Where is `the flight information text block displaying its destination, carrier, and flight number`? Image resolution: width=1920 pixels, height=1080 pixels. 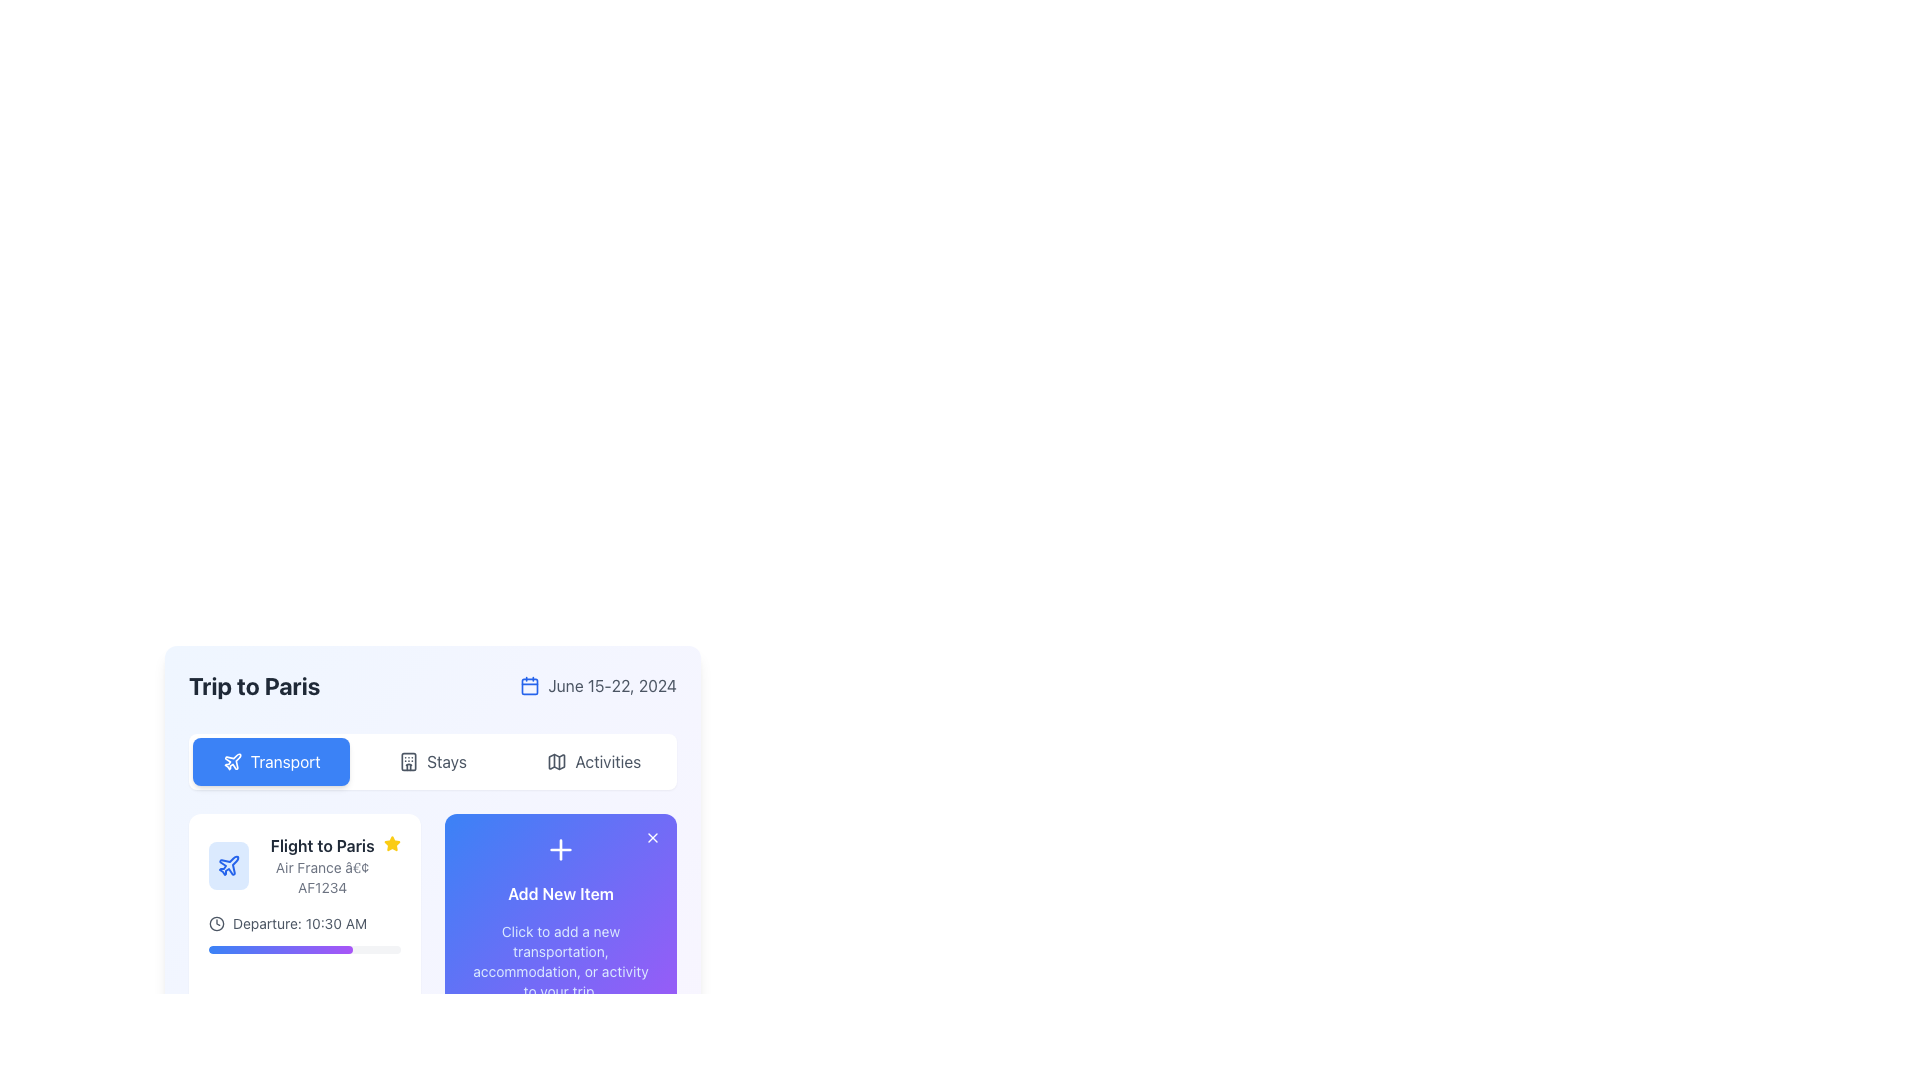
the flight information text block displaying its destination, carrier, and flight number is located at coordinates (295, 865).